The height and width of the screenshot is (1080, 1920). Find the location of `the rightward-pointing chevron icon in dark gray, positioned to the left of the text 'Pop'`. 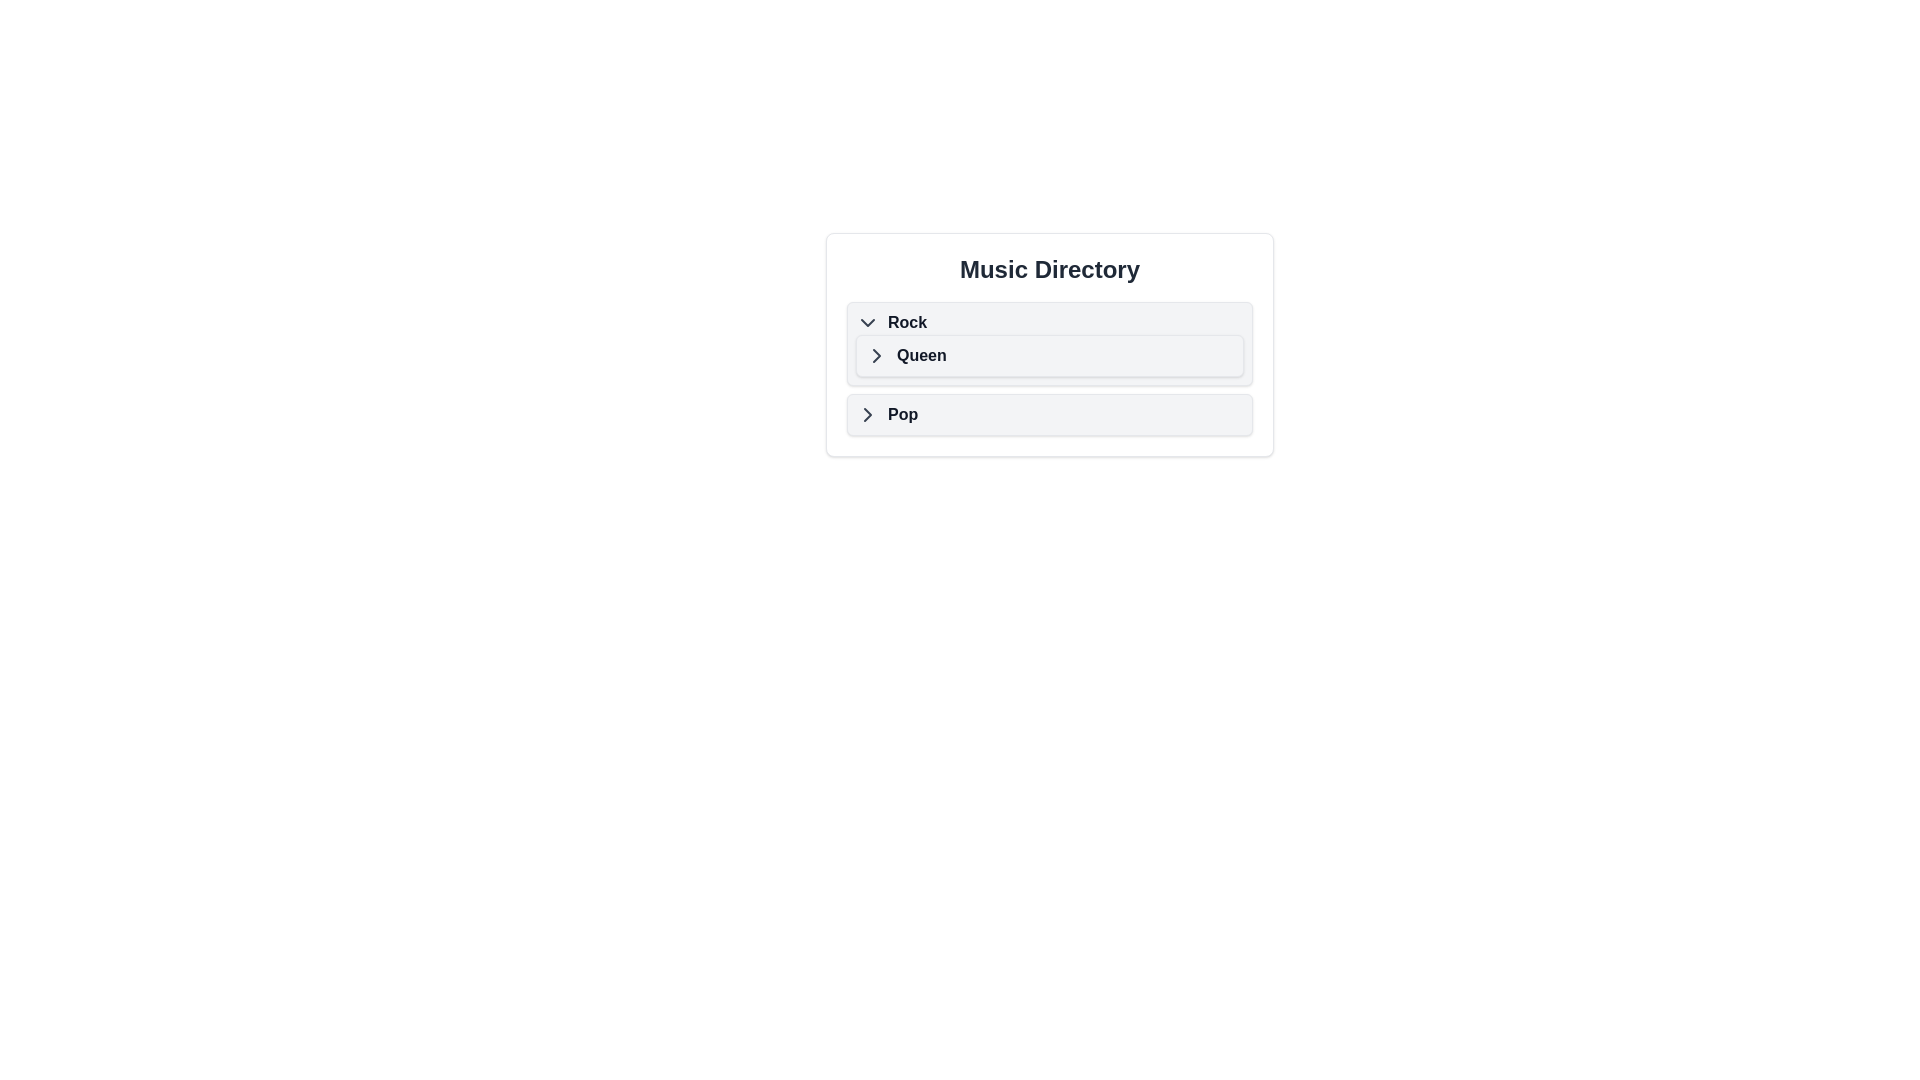

the rightward-pointing chevron icon in dark gray, positioned to the left of the text 'Pop' is located at coordinates (868, 414).